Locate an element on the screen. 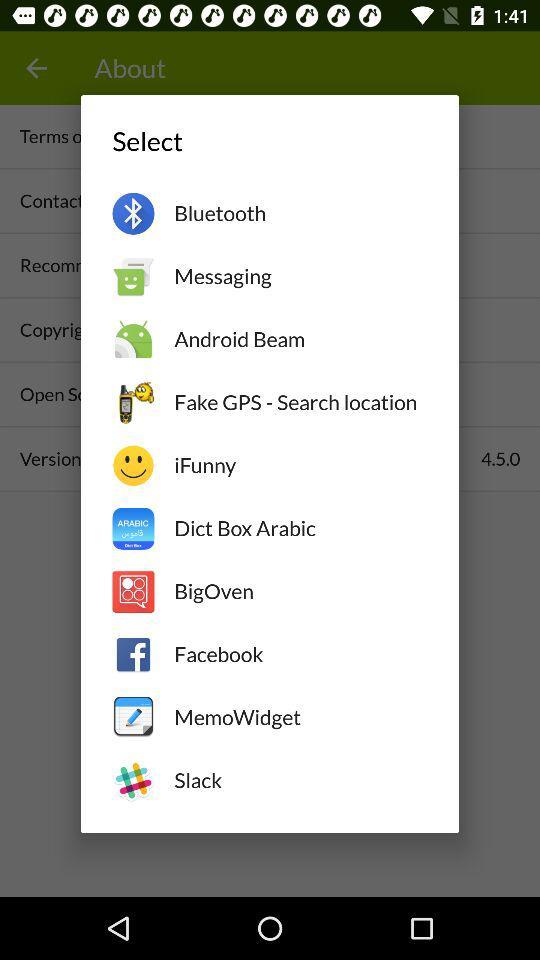 The height and width of the screenshot is (960, 540). the item above messaging is located at coordinates (299, 213).